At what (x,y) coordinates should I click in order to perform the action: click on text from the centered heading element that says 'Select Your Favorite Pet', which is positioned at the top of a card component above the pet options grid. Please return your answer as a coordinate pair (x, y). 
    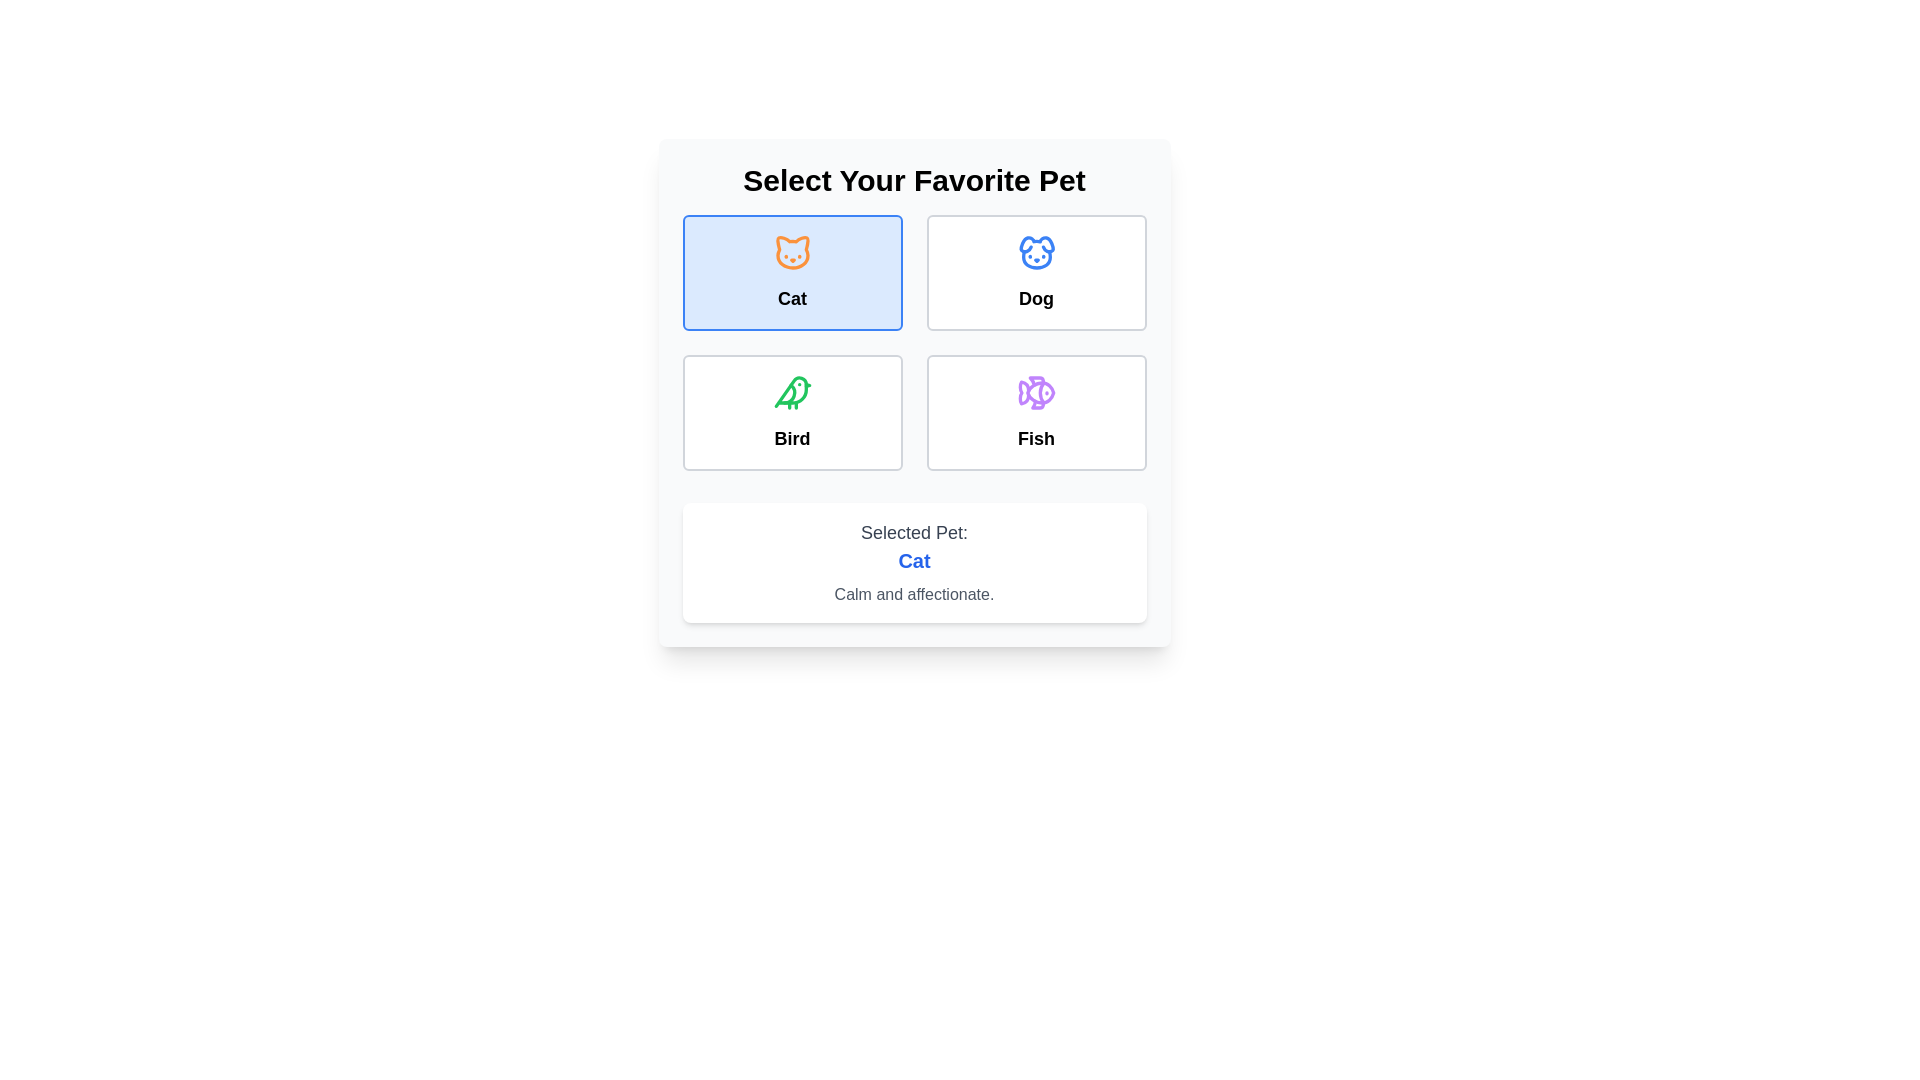
    Looking at the image, I should click on (913, 181).